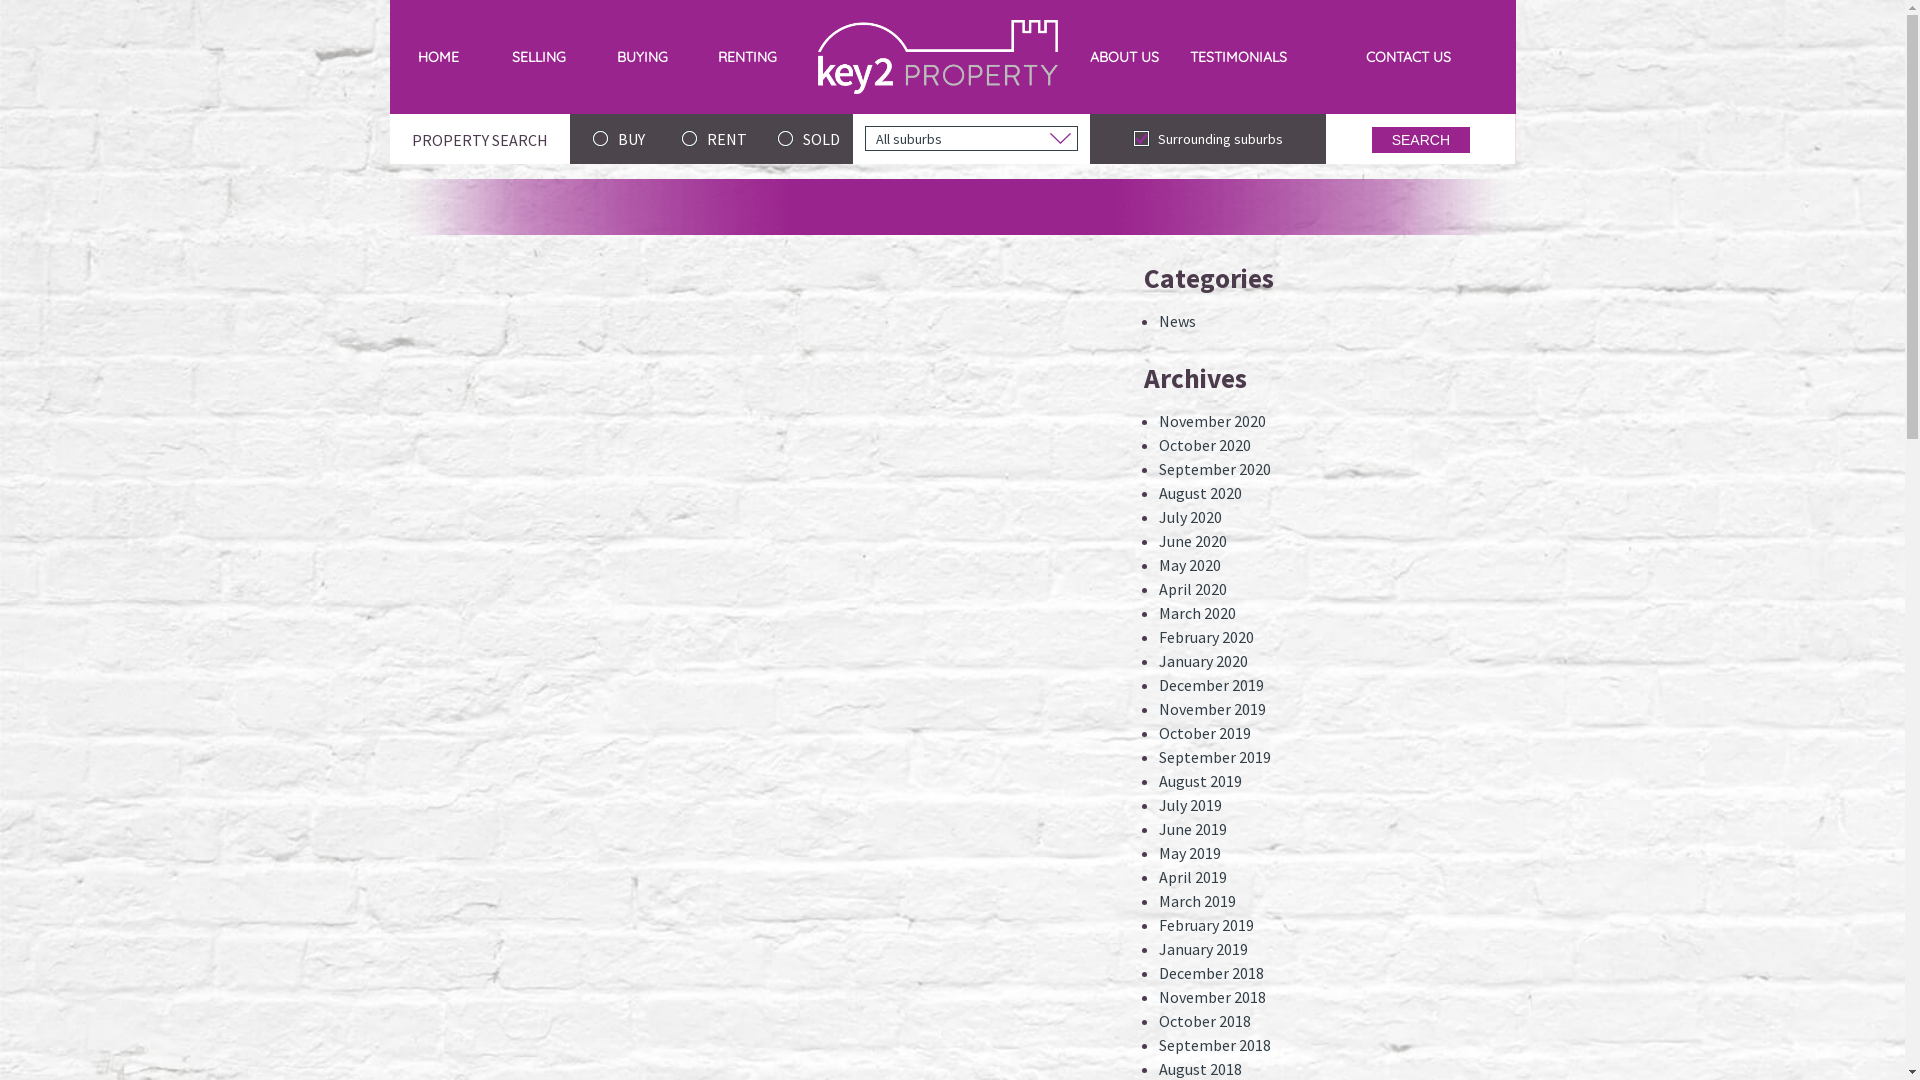 Image resolution: width=1920 pixels, height=1080 pixels. What do you see at coordinates (1200, 493) in the screenshot?
I see `'August 2020'` at bounding box center [1200, 493].